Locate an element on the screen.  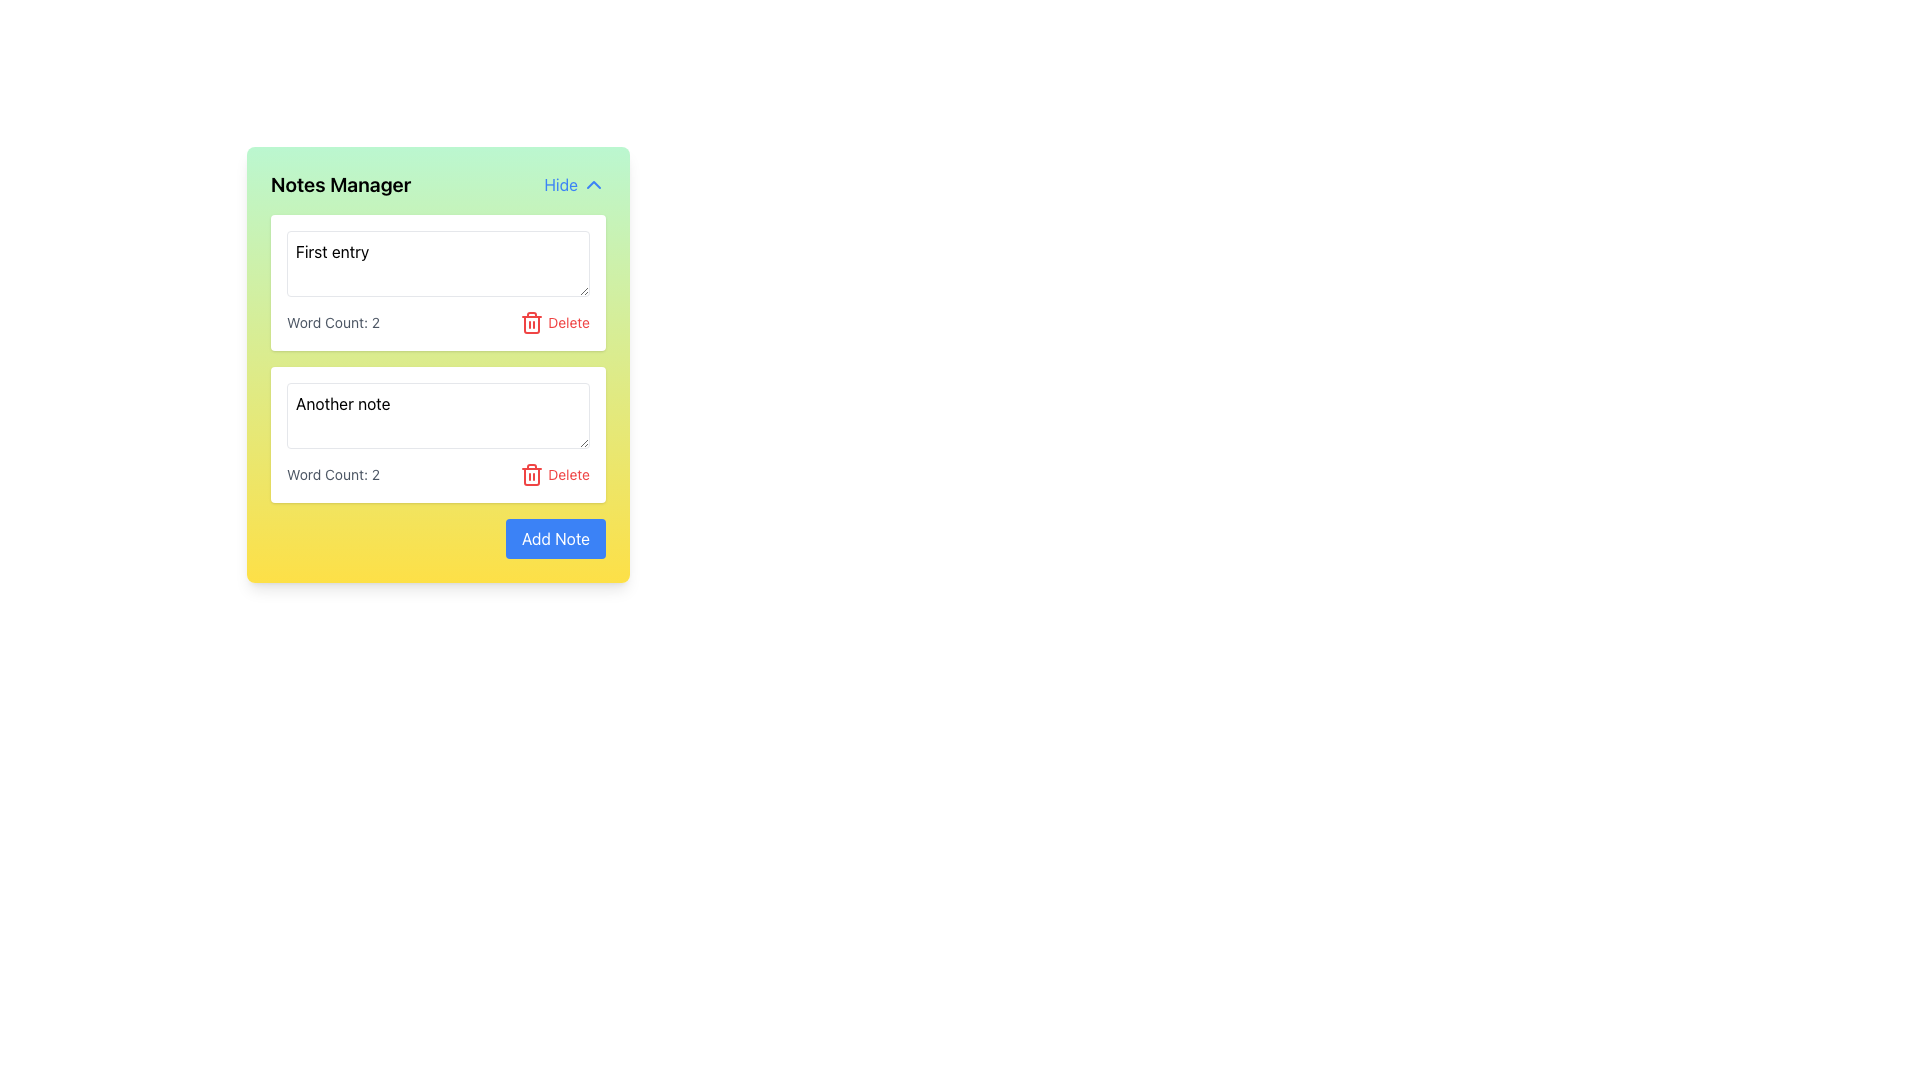
the first note entry in the Notes Manager is located at coordinates (437, 282).